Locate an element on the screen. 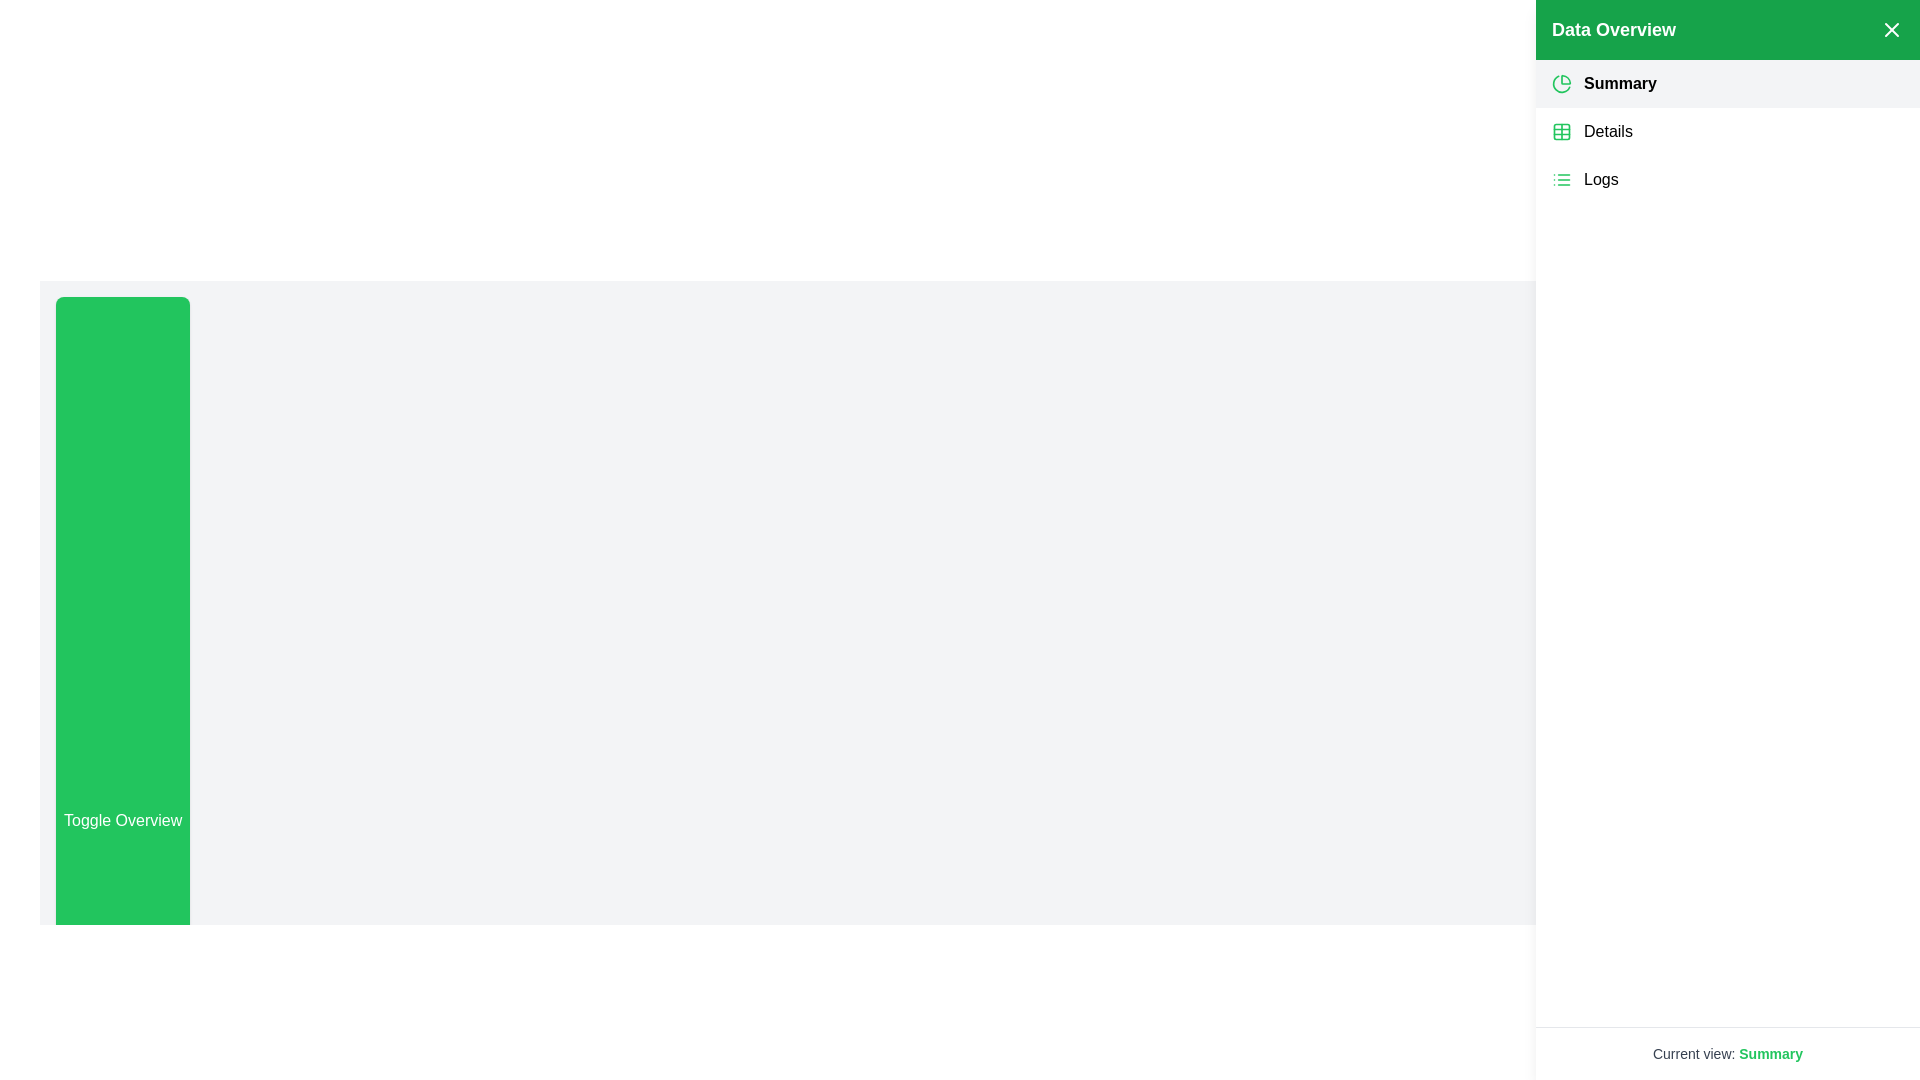  the 'Logs' icon located in the 'Data Overview' menu section is located at coordinates (1560, 180).